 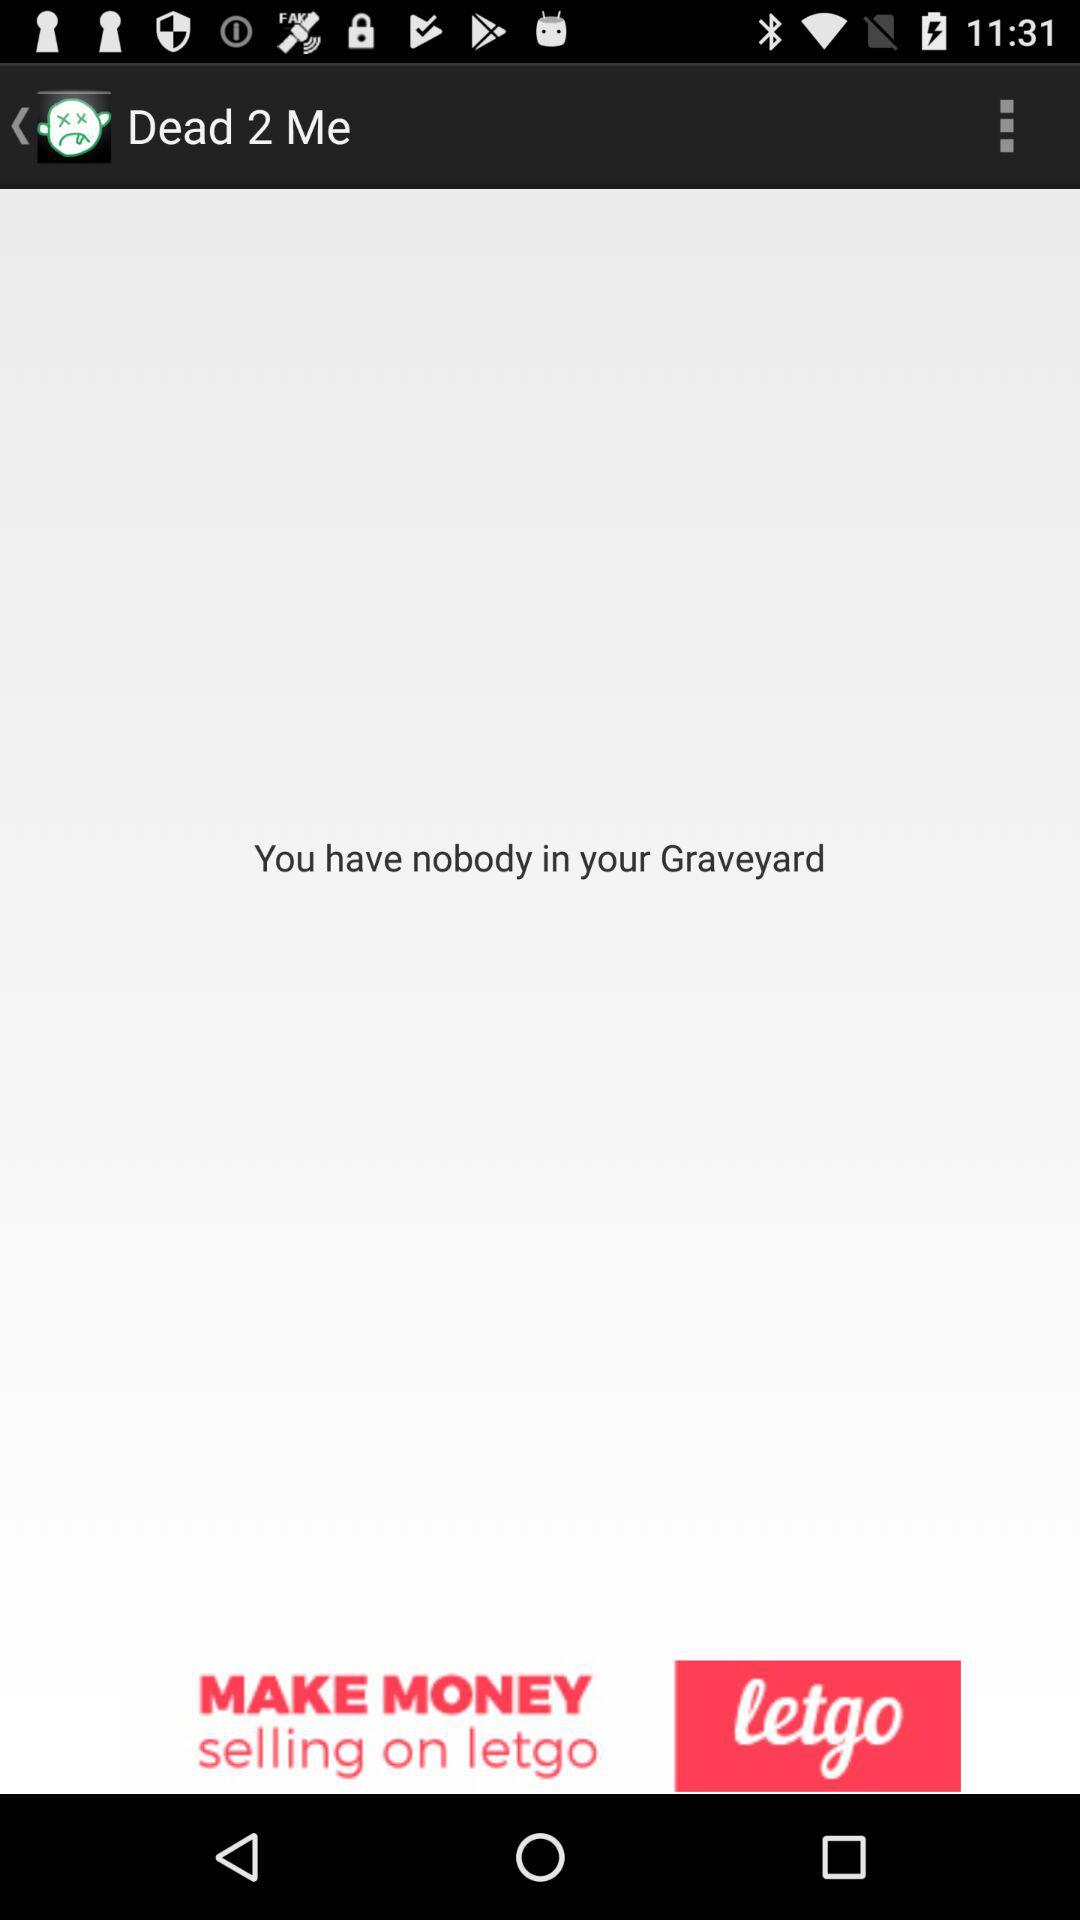 What do you see at coordinates (540, 1726) in the screenshot?
I see `advertisement` at bounding box center [540, 1726].